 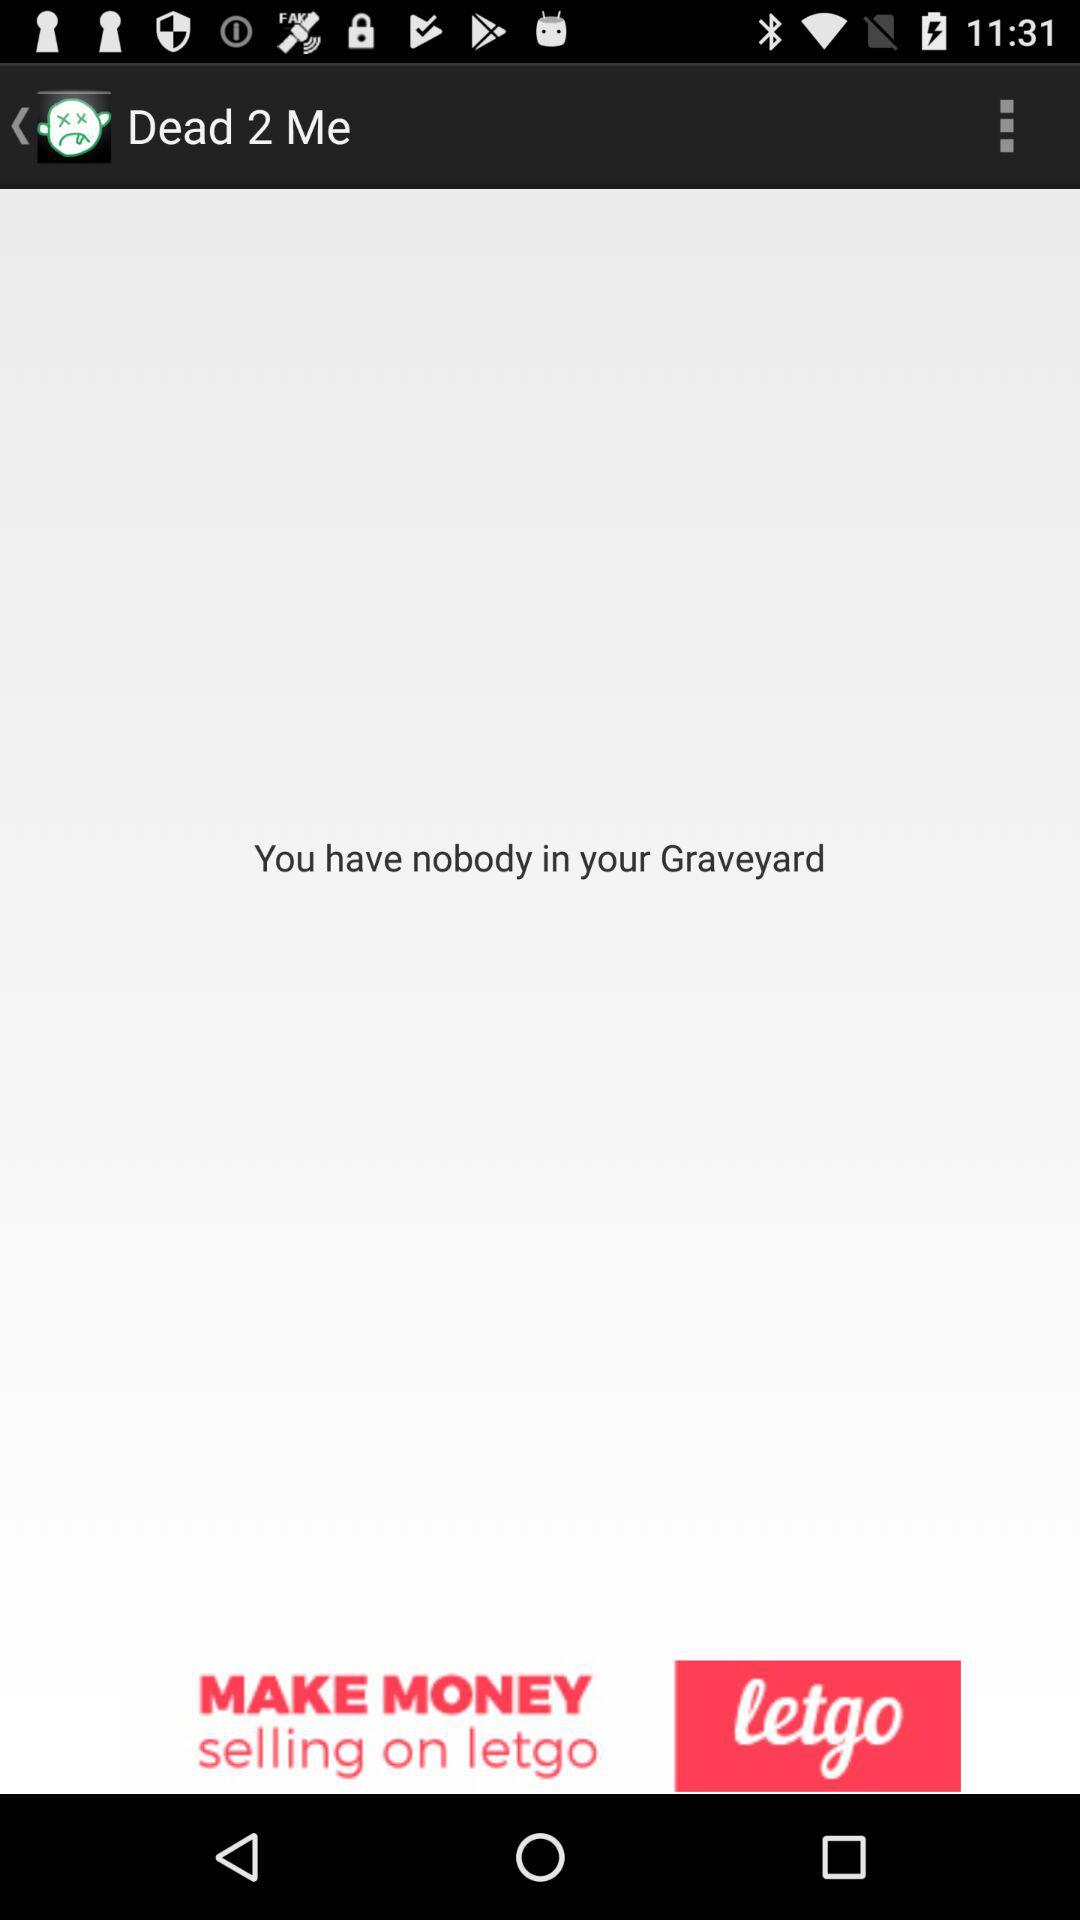 What do you see at coordinates (540, 1726) in the screenshot?
I see `advertisement` at bounding box center [540, 1726].